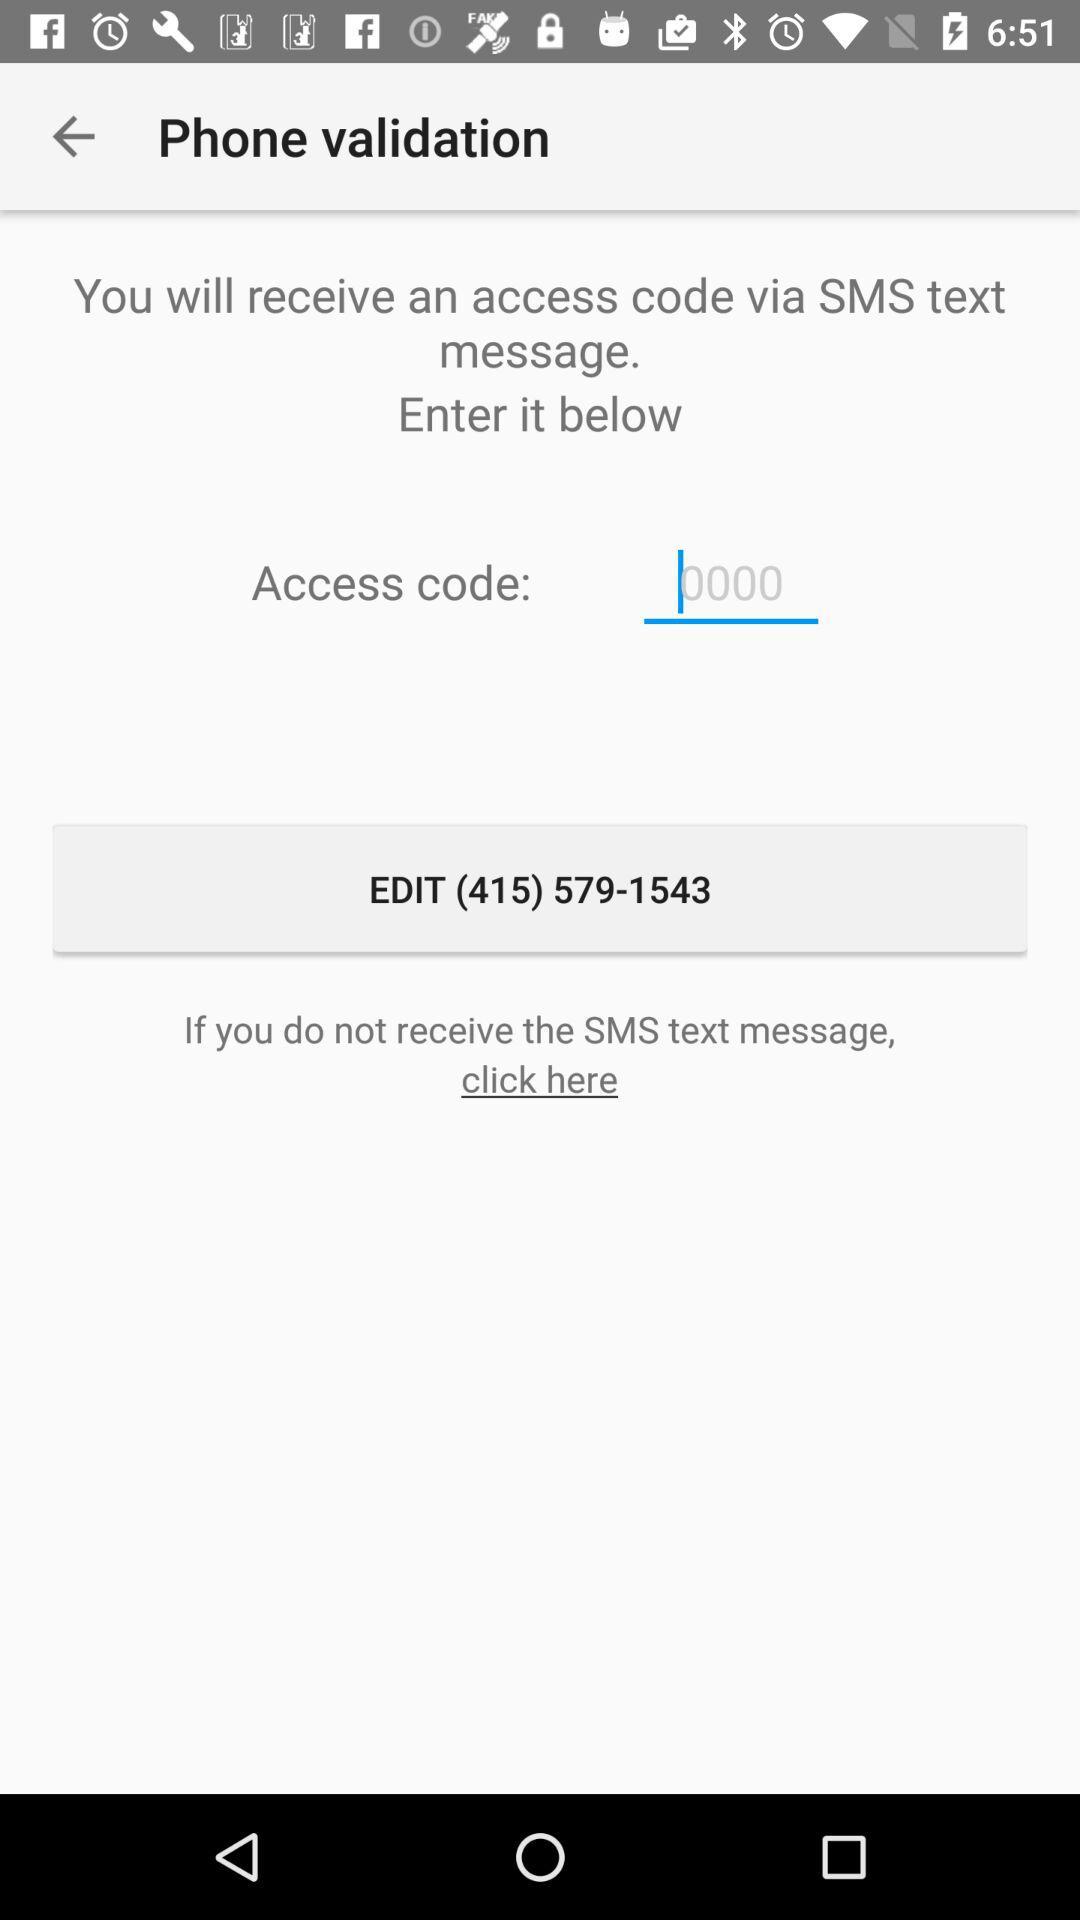 This screenshot has height=1920, width=1080. I want to click on the item below the edit 415 579 icon, so click(538, 1028).